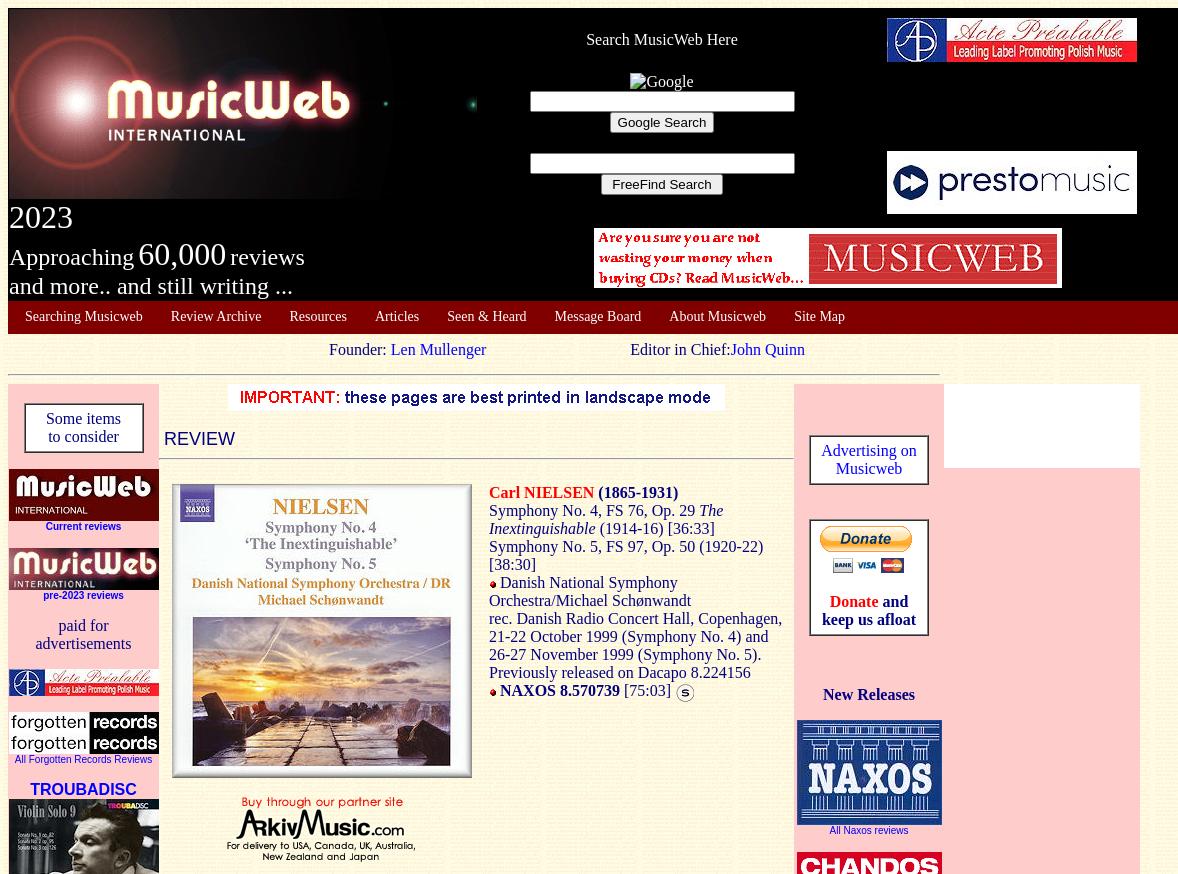 Image resolution: width=1178 pixels, height=874 pixels. Describe the element at coordinates (56, 396) in the screenshot. I see `'Label 
                index'` at that location.